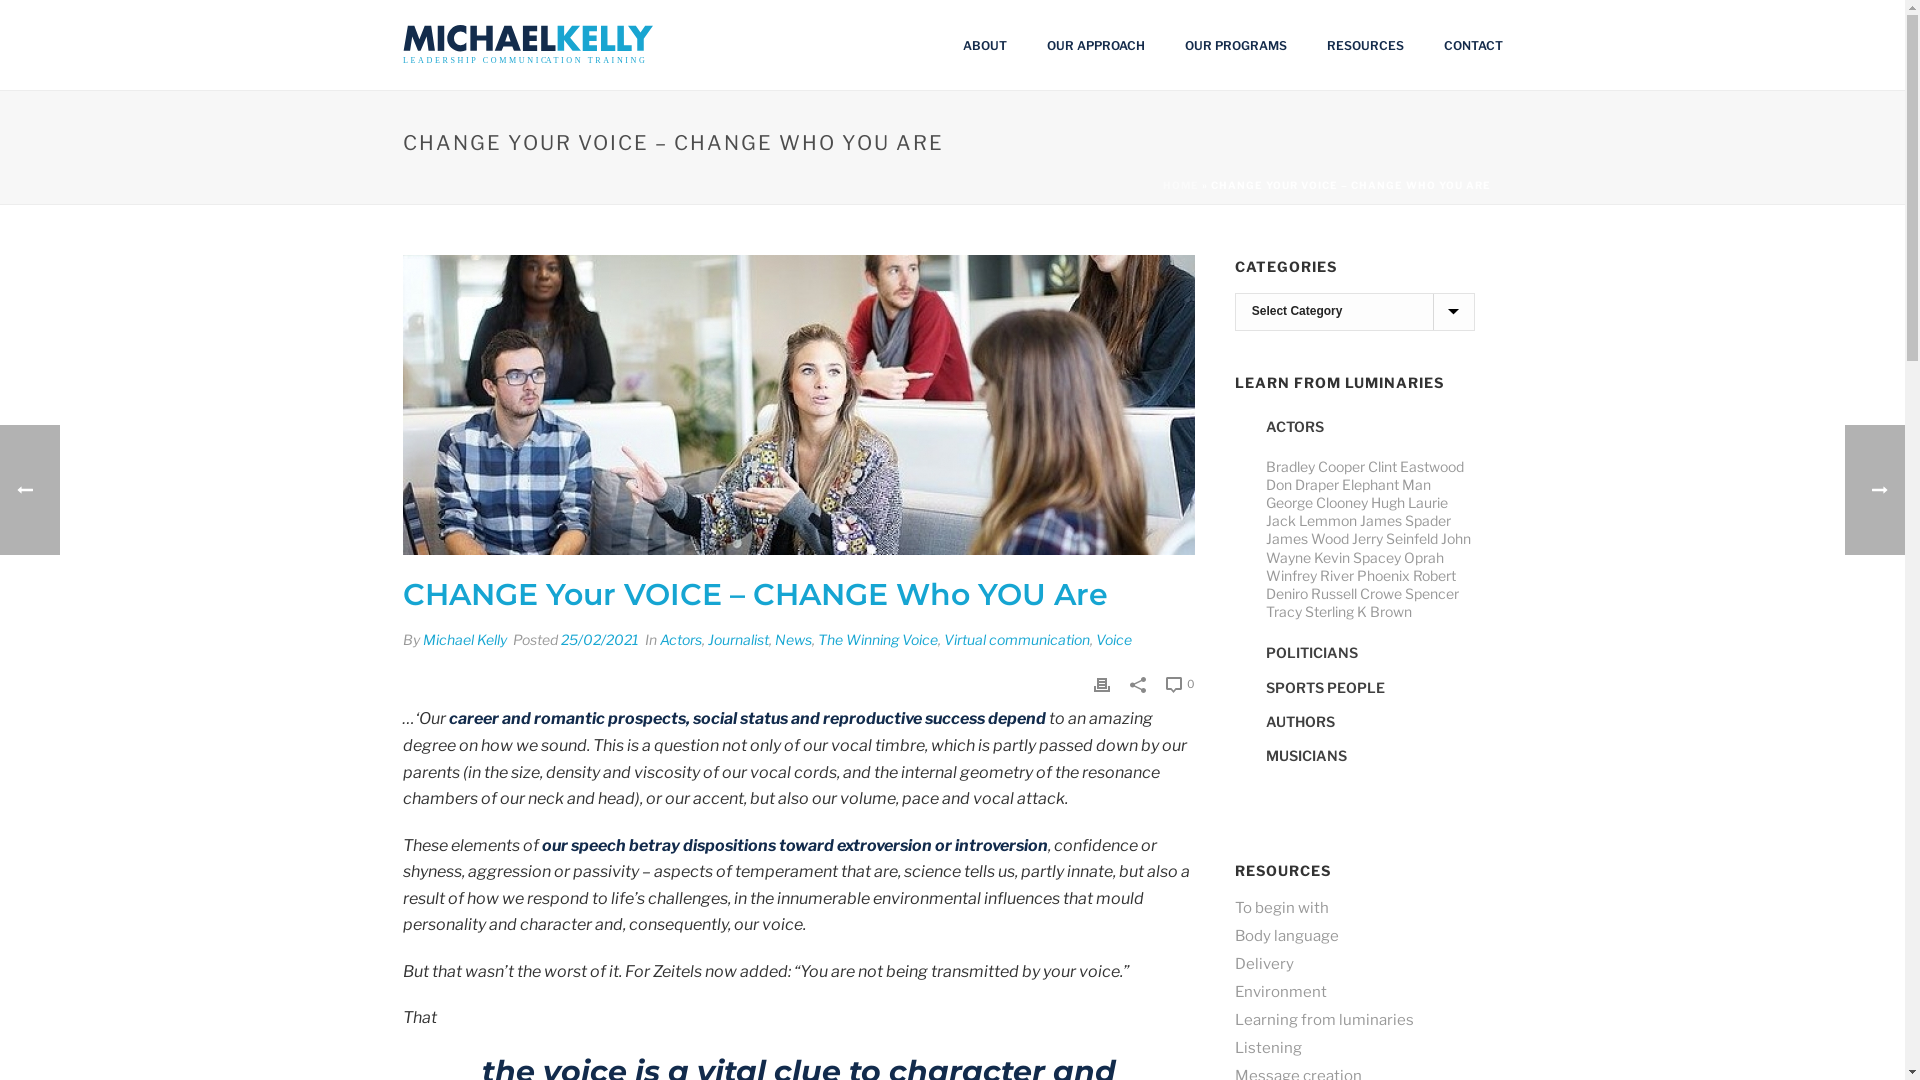 The width and height of the screenshot is (1920, 1080). Describe the element at coordinates (1267, 1047) in the screenshot. I see `'Listening'` at that location.